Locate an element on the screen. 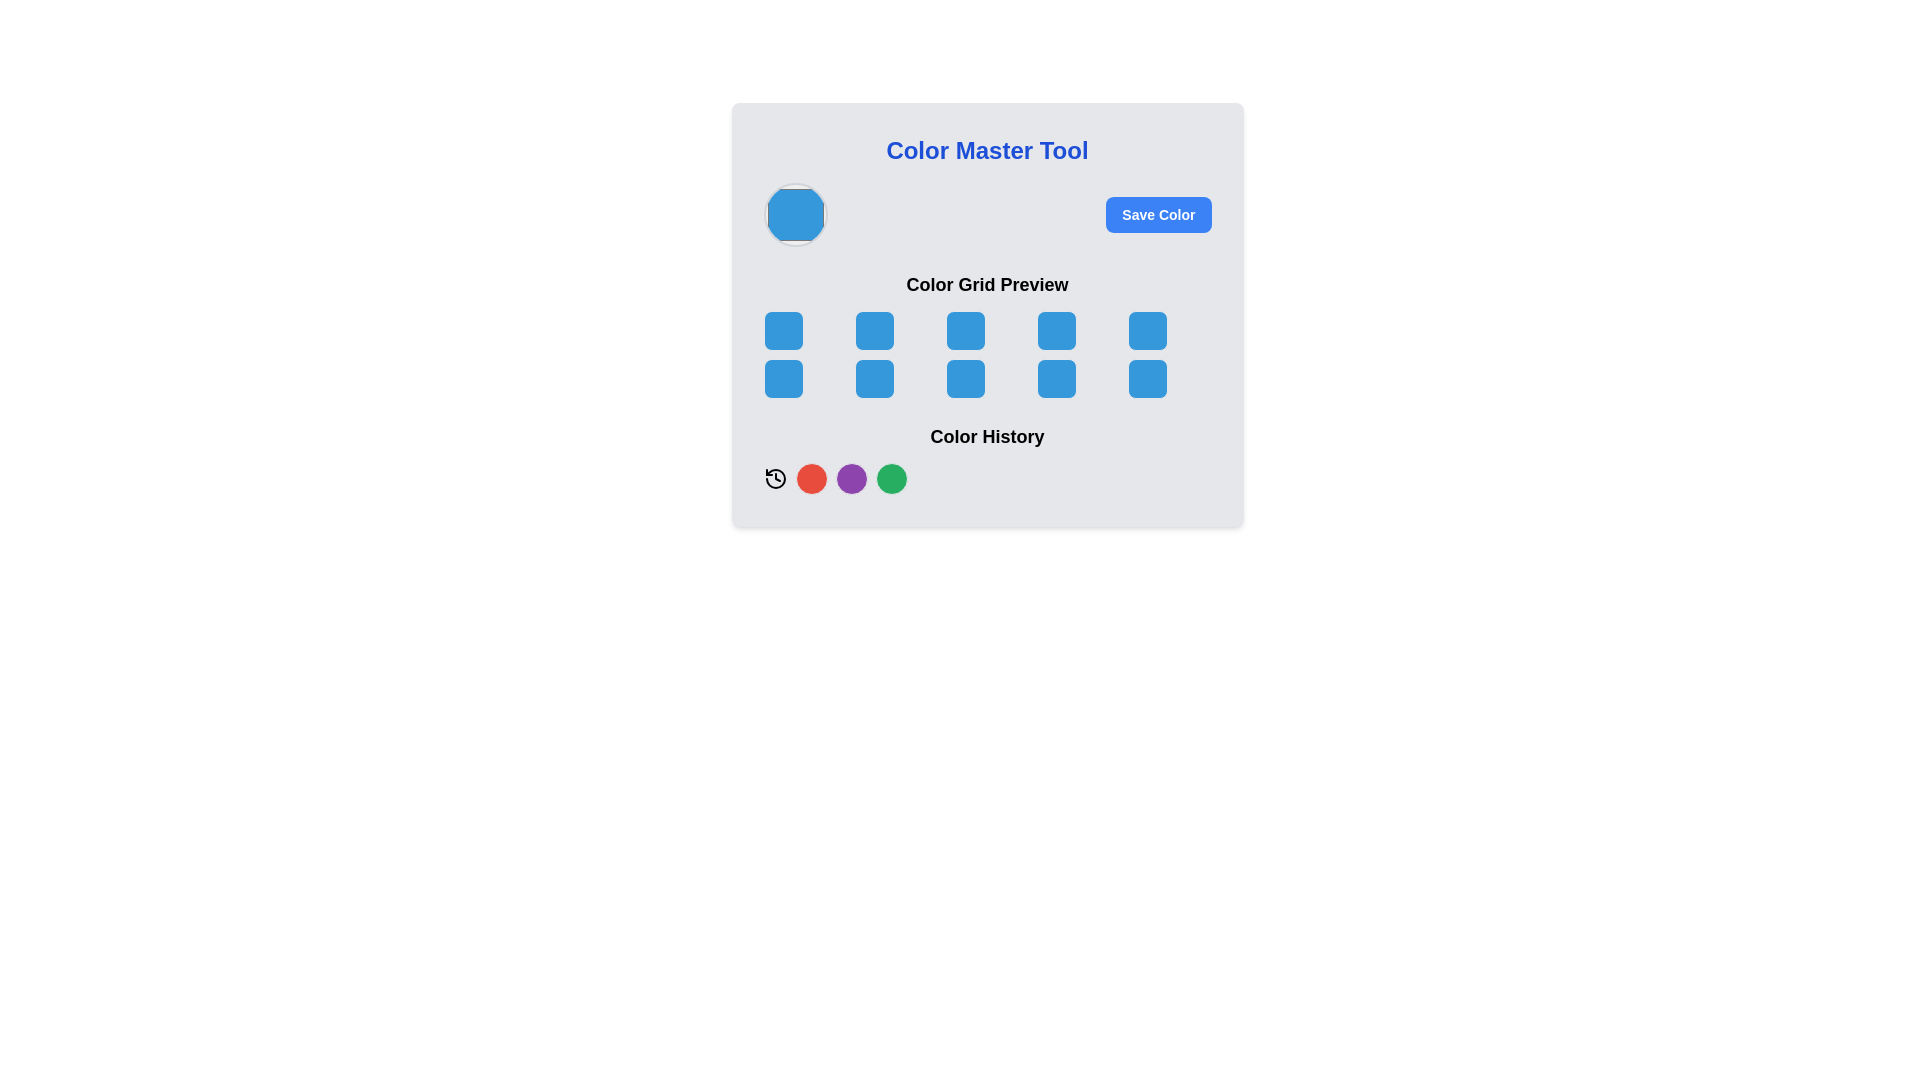 The width and height of the screenshot is (1920, 1080). the fifth button in the first row of the color grid preview is located at coordinates (1148, 330).